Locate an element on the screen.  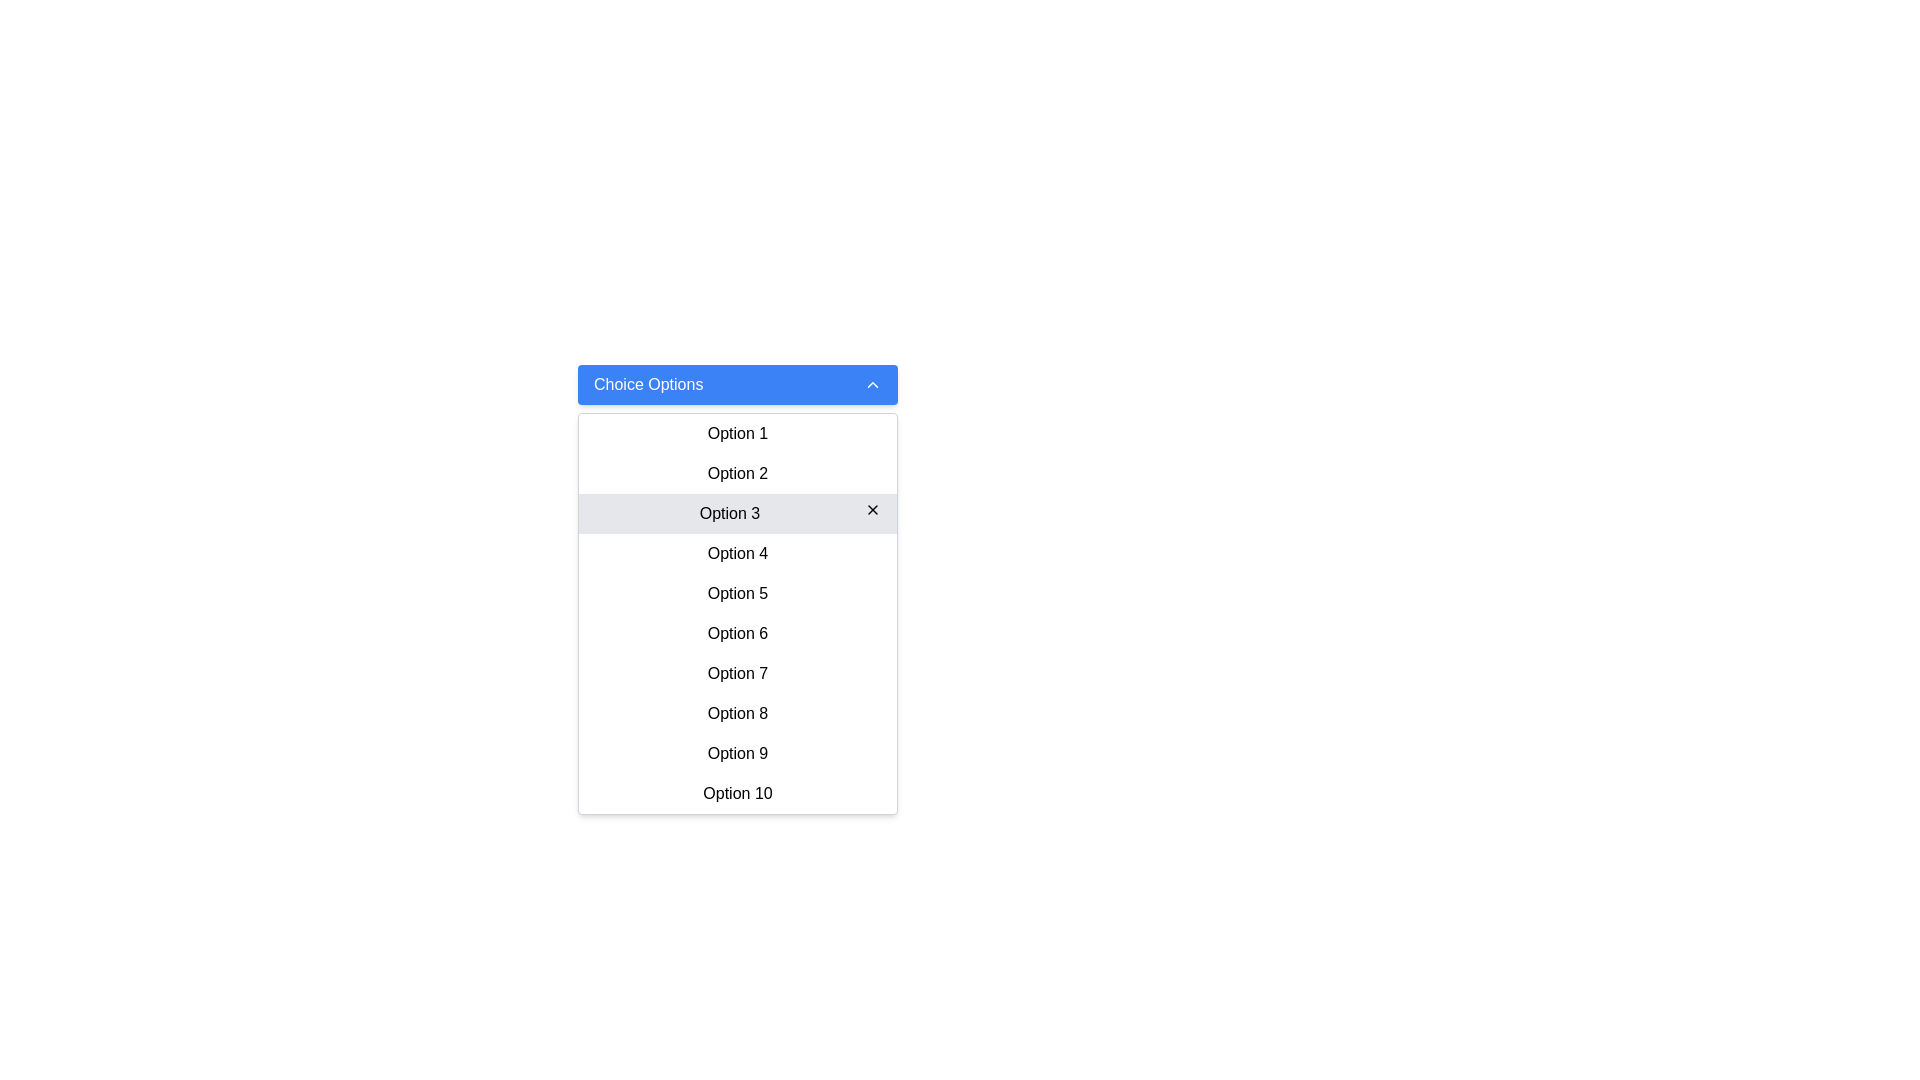
keyboard navigation is located at coordinates (737, 753).